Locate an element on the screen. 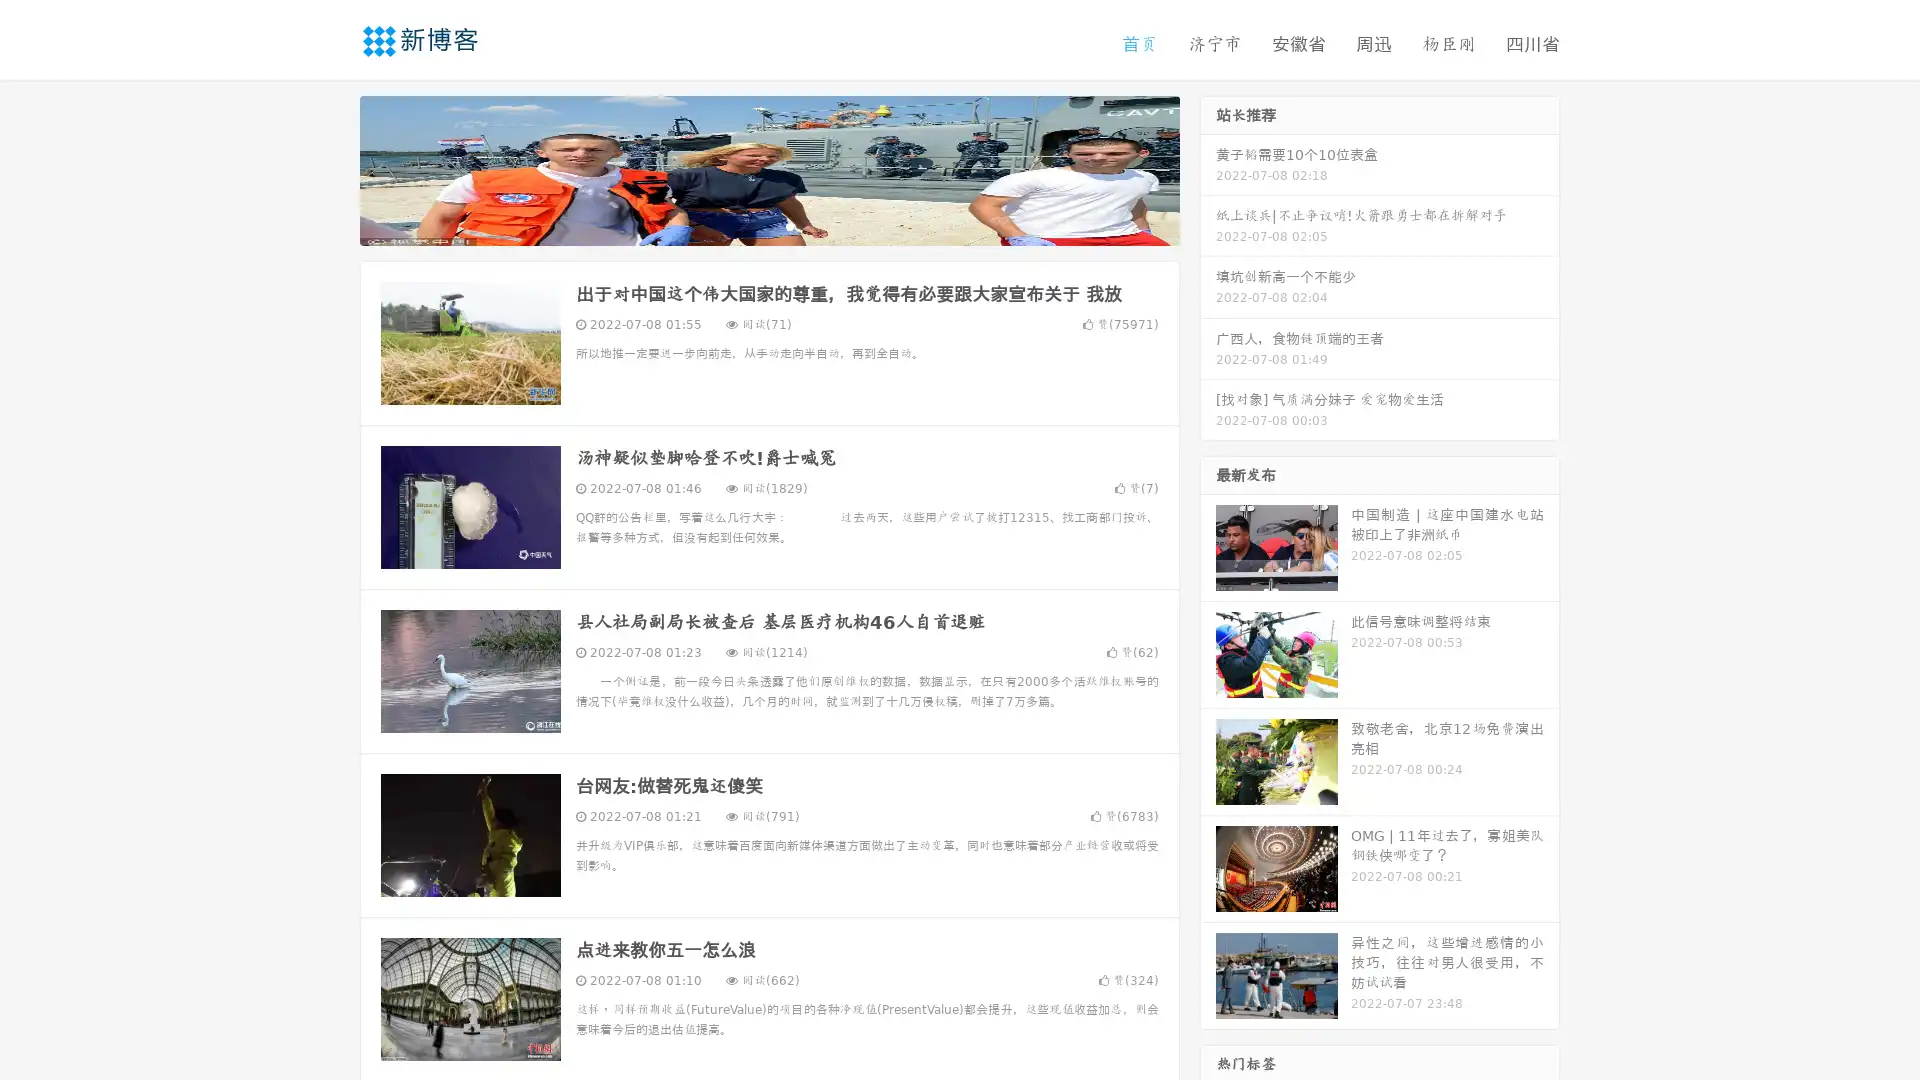 The width and height of the screenshot is (1920, 1080). Previous slide is located at coordinates (330, 168).